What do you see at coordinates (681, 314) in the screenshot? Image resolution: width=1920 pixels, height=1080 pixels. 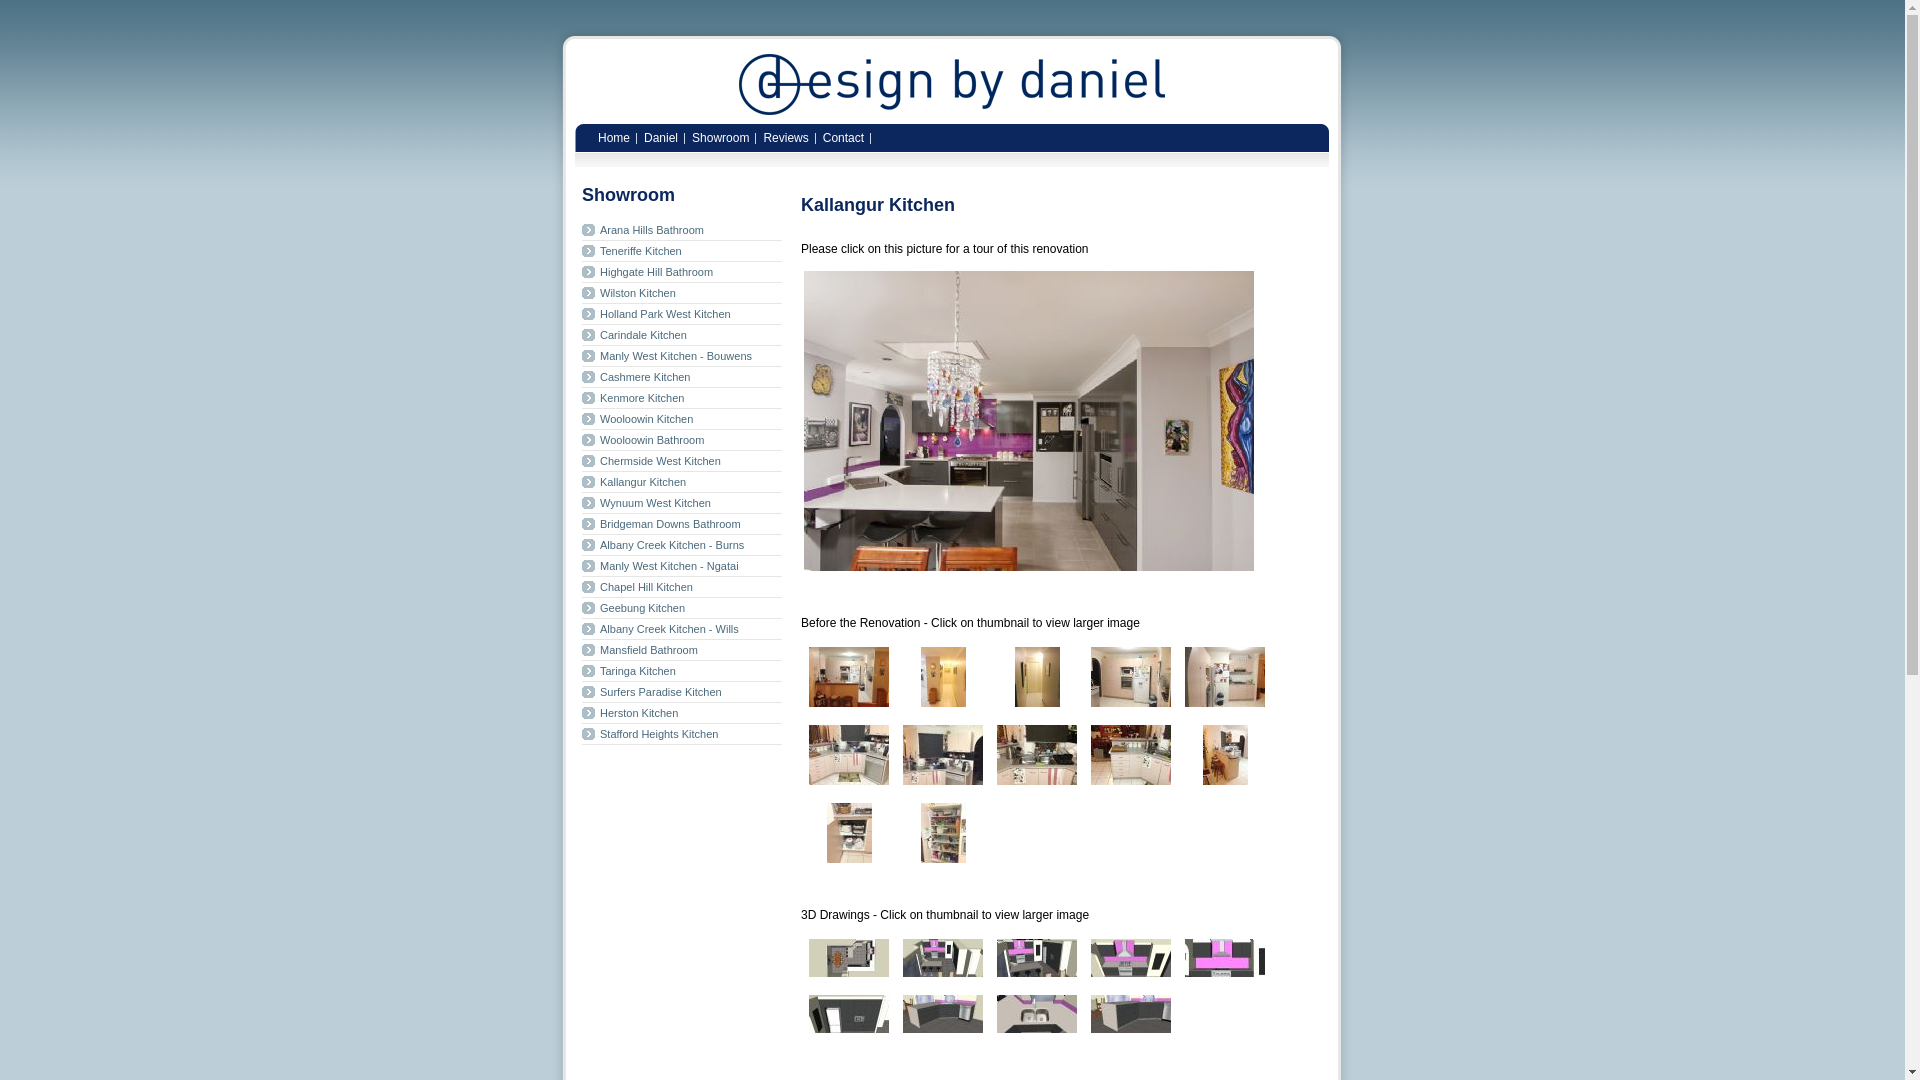 I see `'Holland Park West Kitchen'` at bounding box center [681, 314].